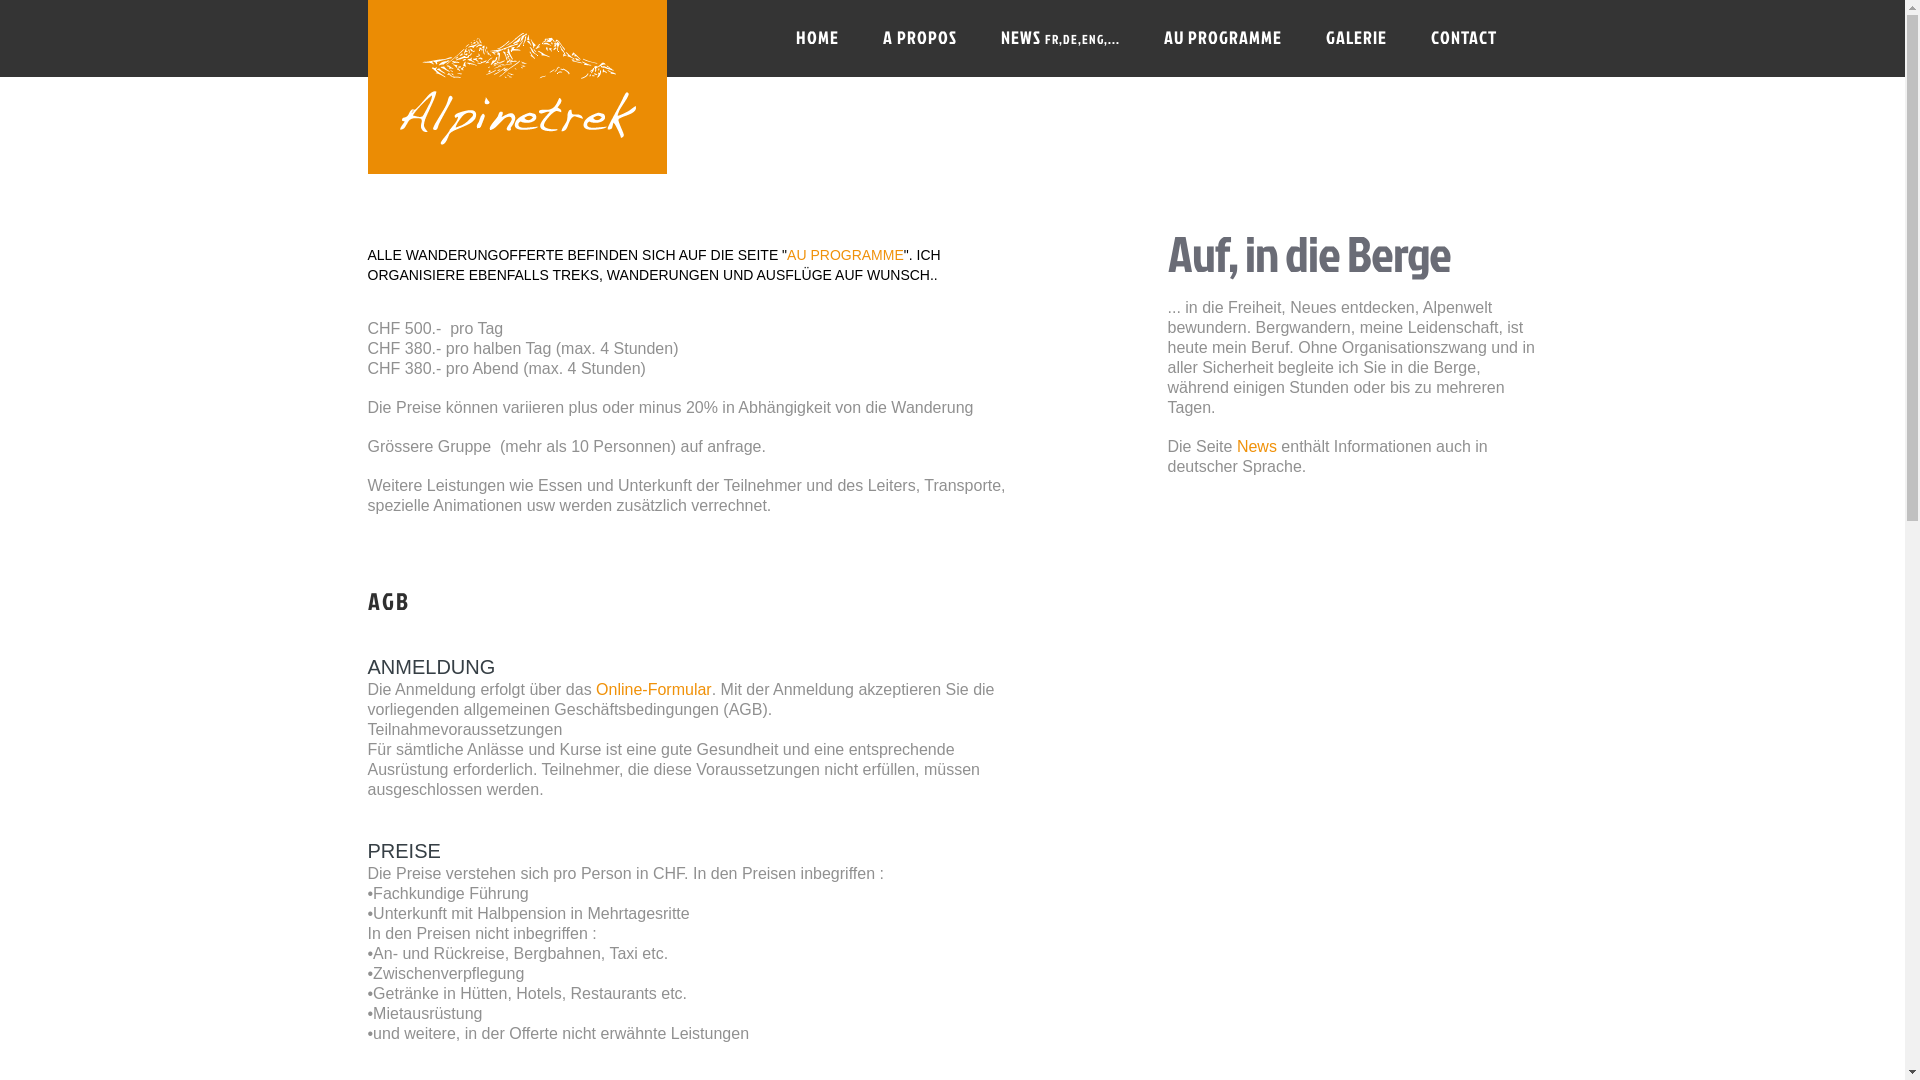 The image size is (1920, 1080). Describe the element at coordinates (845, 253) in the screenshot. I see `'AU PROGRAMME'` at that location.